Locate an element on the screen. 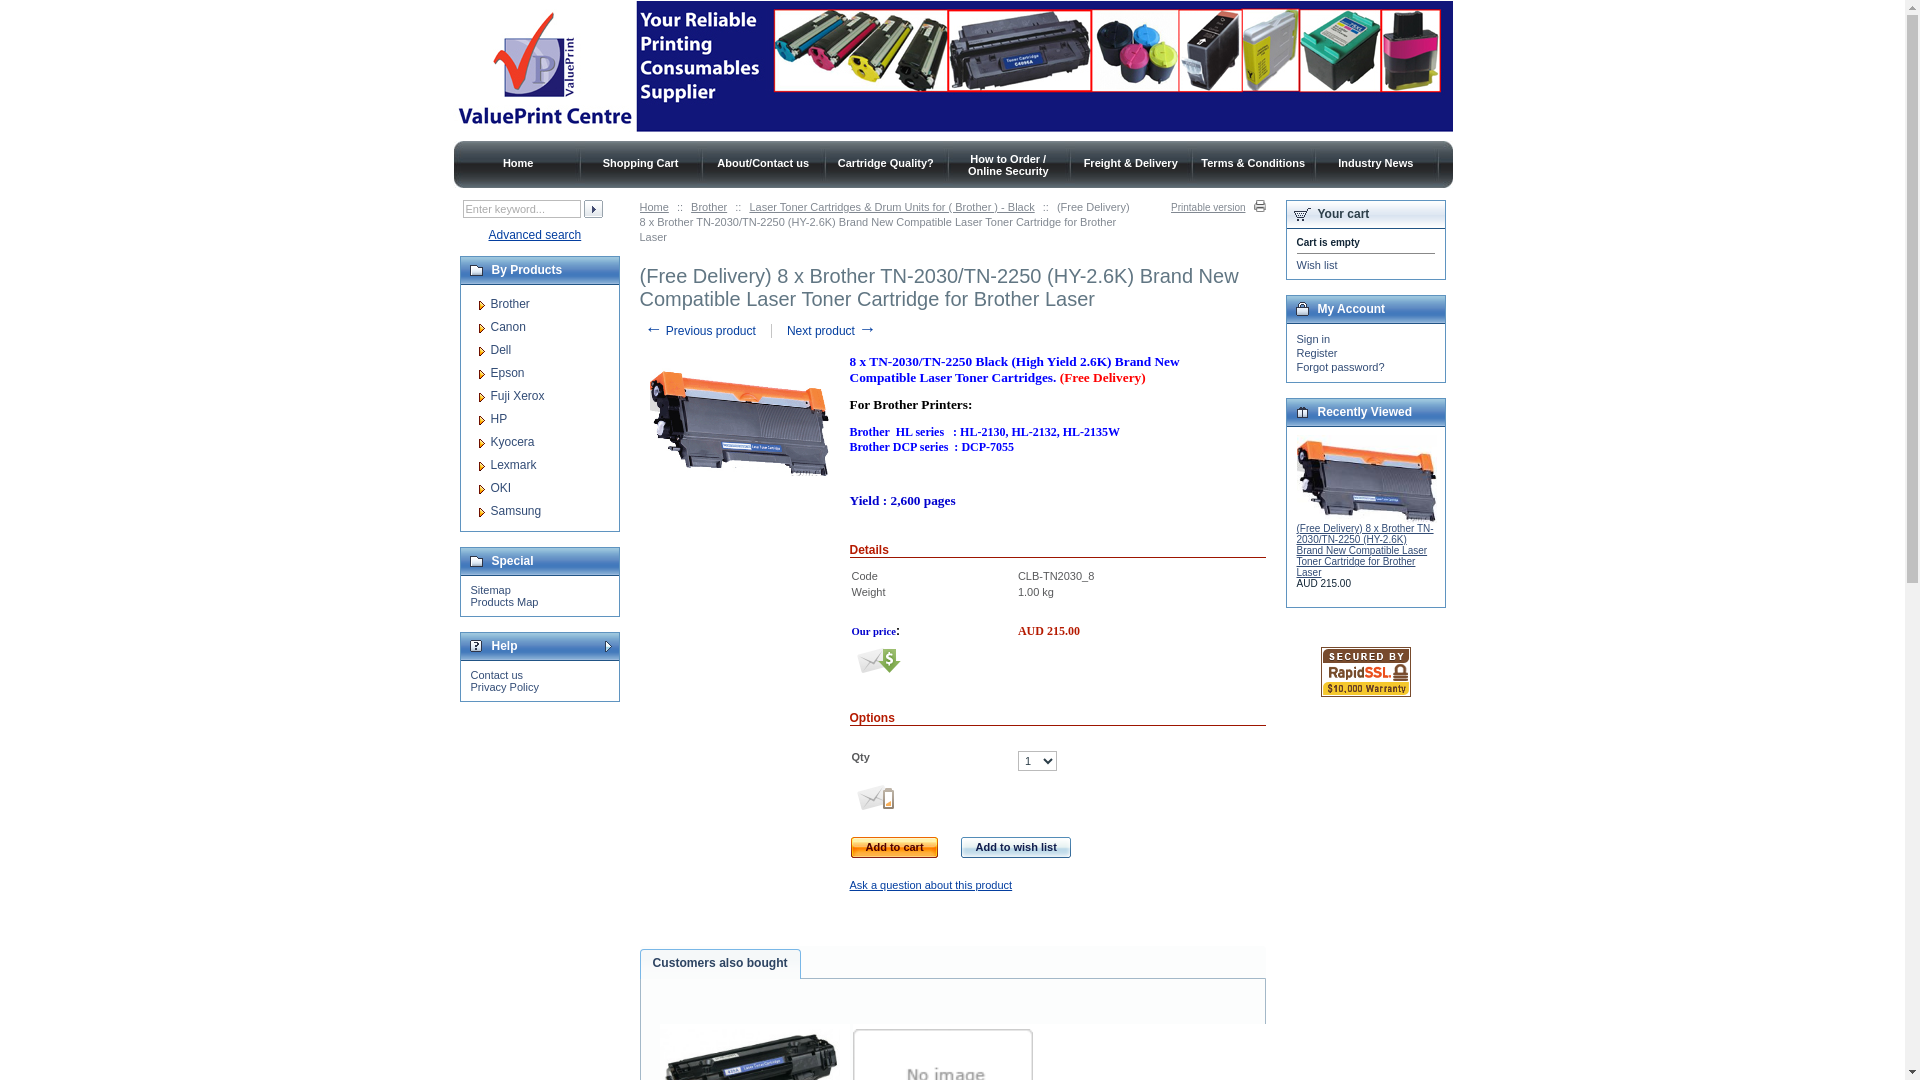  'How to Order / Online Security' is located at coordinates (968, 163).